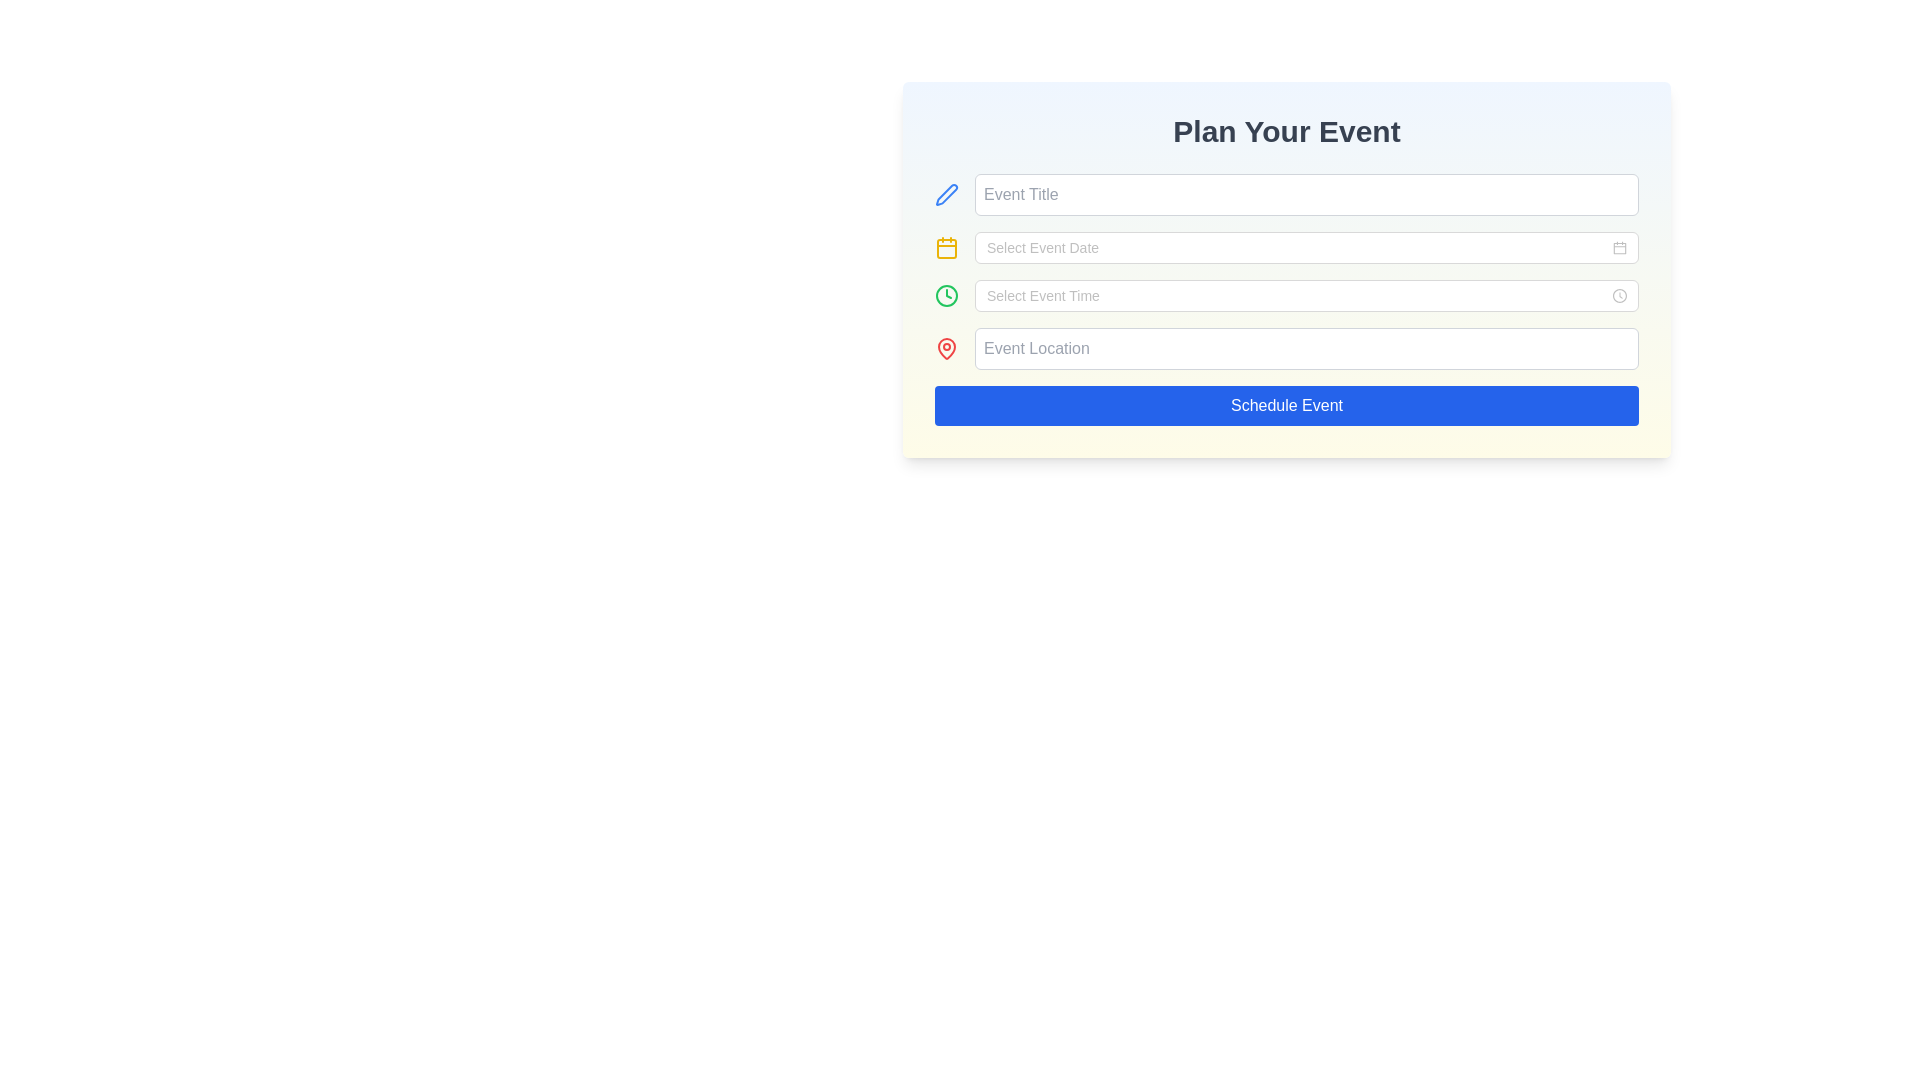 This screenshot has width=1920, height=1080. Describe the element at coordinates (945, 296) in the screenshot. I see `the icon that indicates the purpose of the adjacent 'Select Event Time' input field, which is located on the left side of the input field` at that location.